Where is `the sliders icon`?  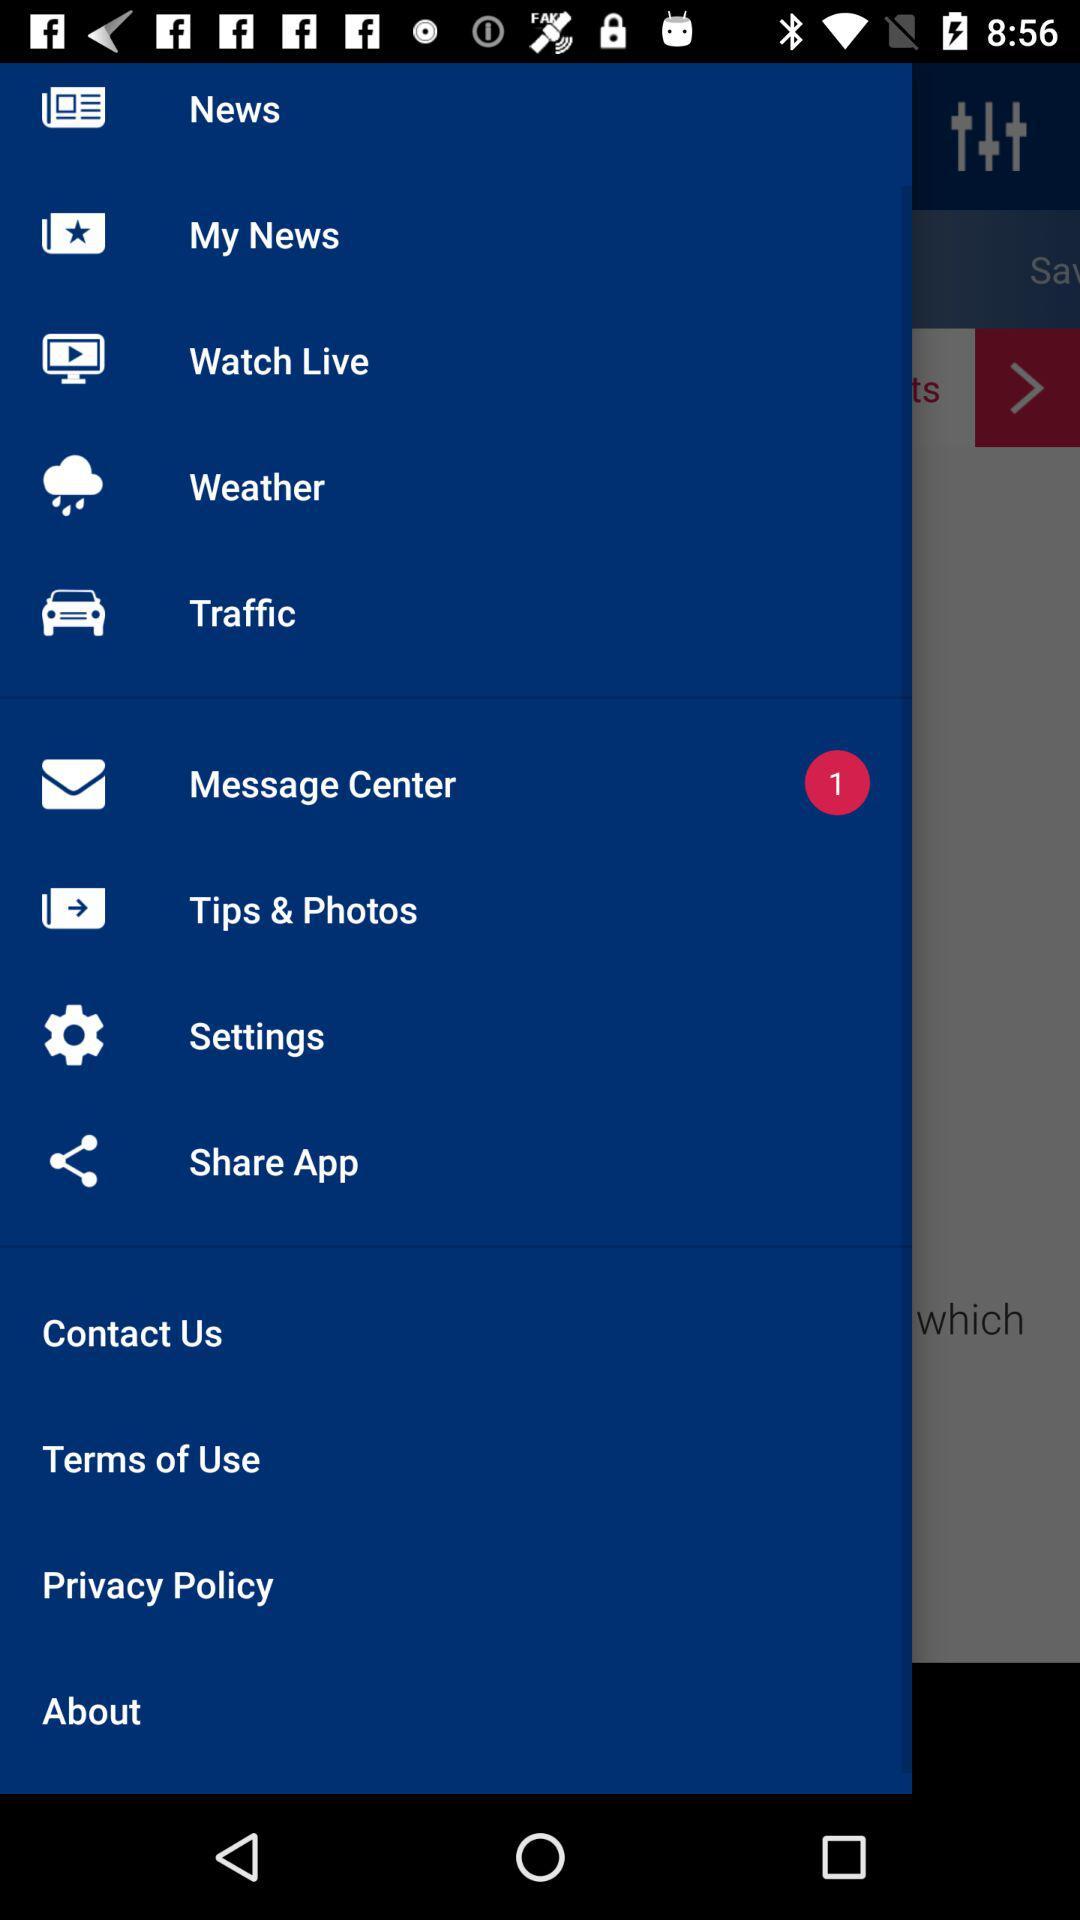
the sliders icon is located at coordinates (987, 135).